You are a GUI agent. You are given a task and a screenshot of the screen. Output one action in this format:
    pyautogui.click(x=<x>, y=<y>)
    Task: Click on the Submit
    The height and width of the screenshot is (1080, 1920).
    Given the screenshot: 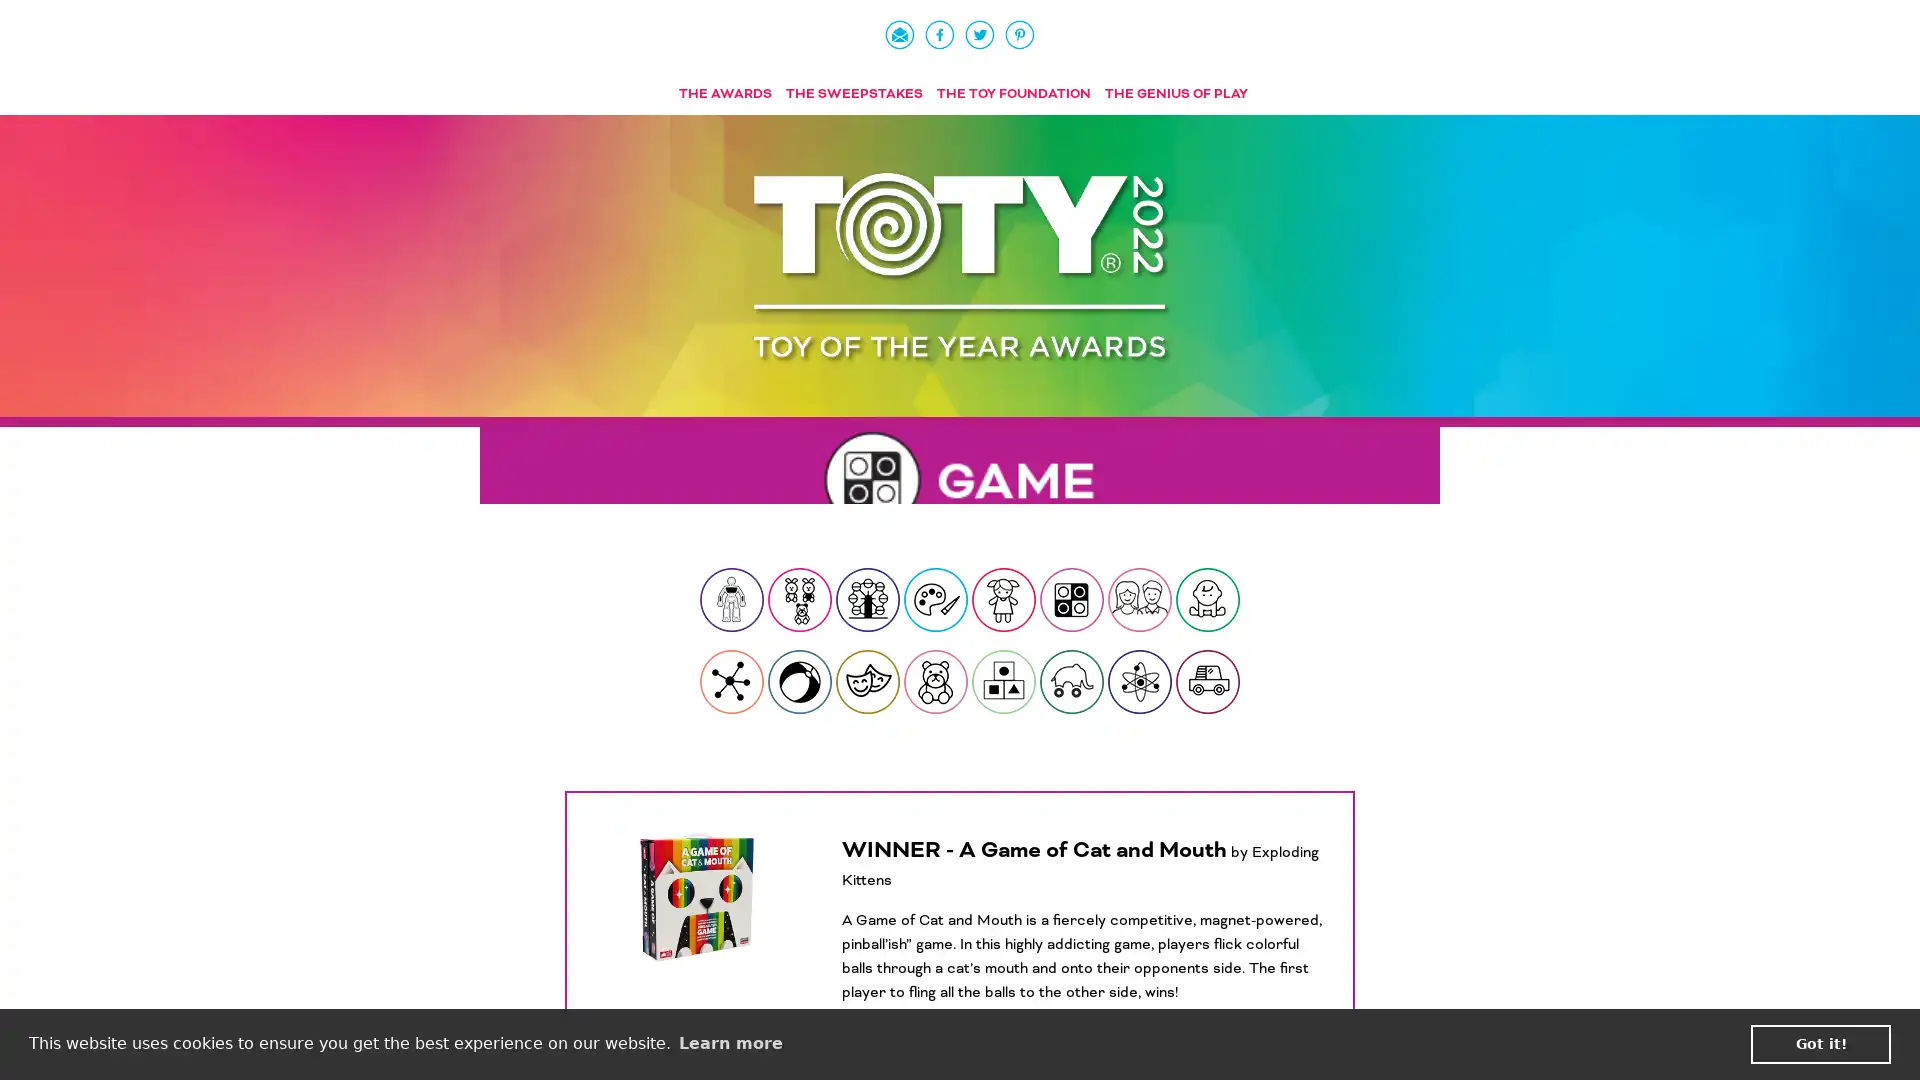 What is the action you would take?
    pyautogui.click(x=935, y=681)
    